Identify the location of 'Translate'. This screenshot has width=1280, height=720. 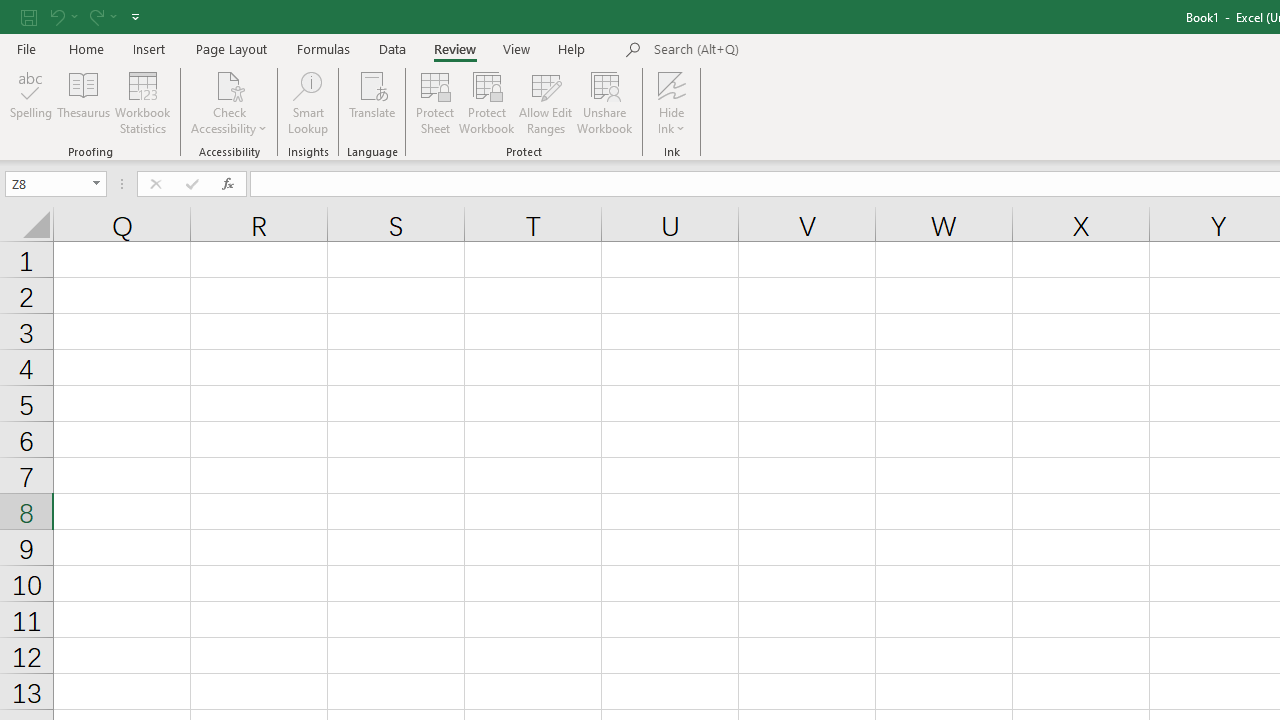
(372, 103).